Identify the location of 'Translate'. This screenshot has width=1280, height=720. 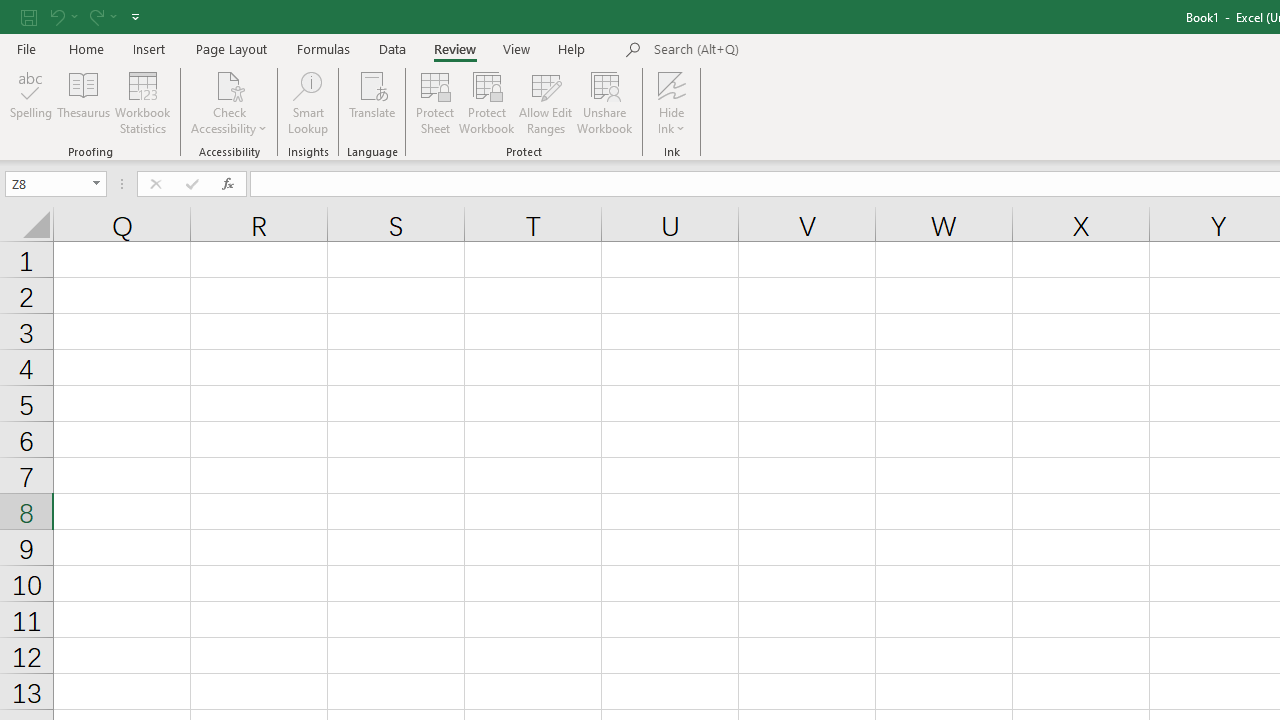
(372, 103).